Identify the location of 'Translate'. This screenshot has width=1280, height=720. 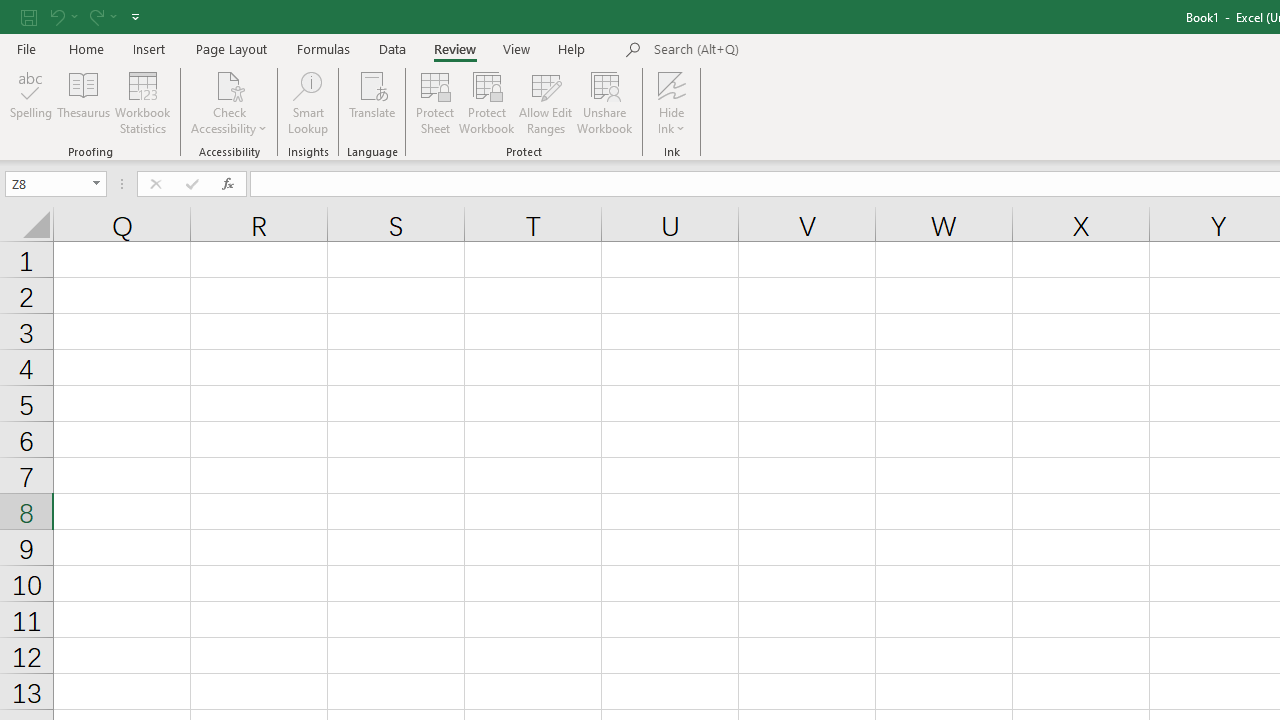
(372, 103).